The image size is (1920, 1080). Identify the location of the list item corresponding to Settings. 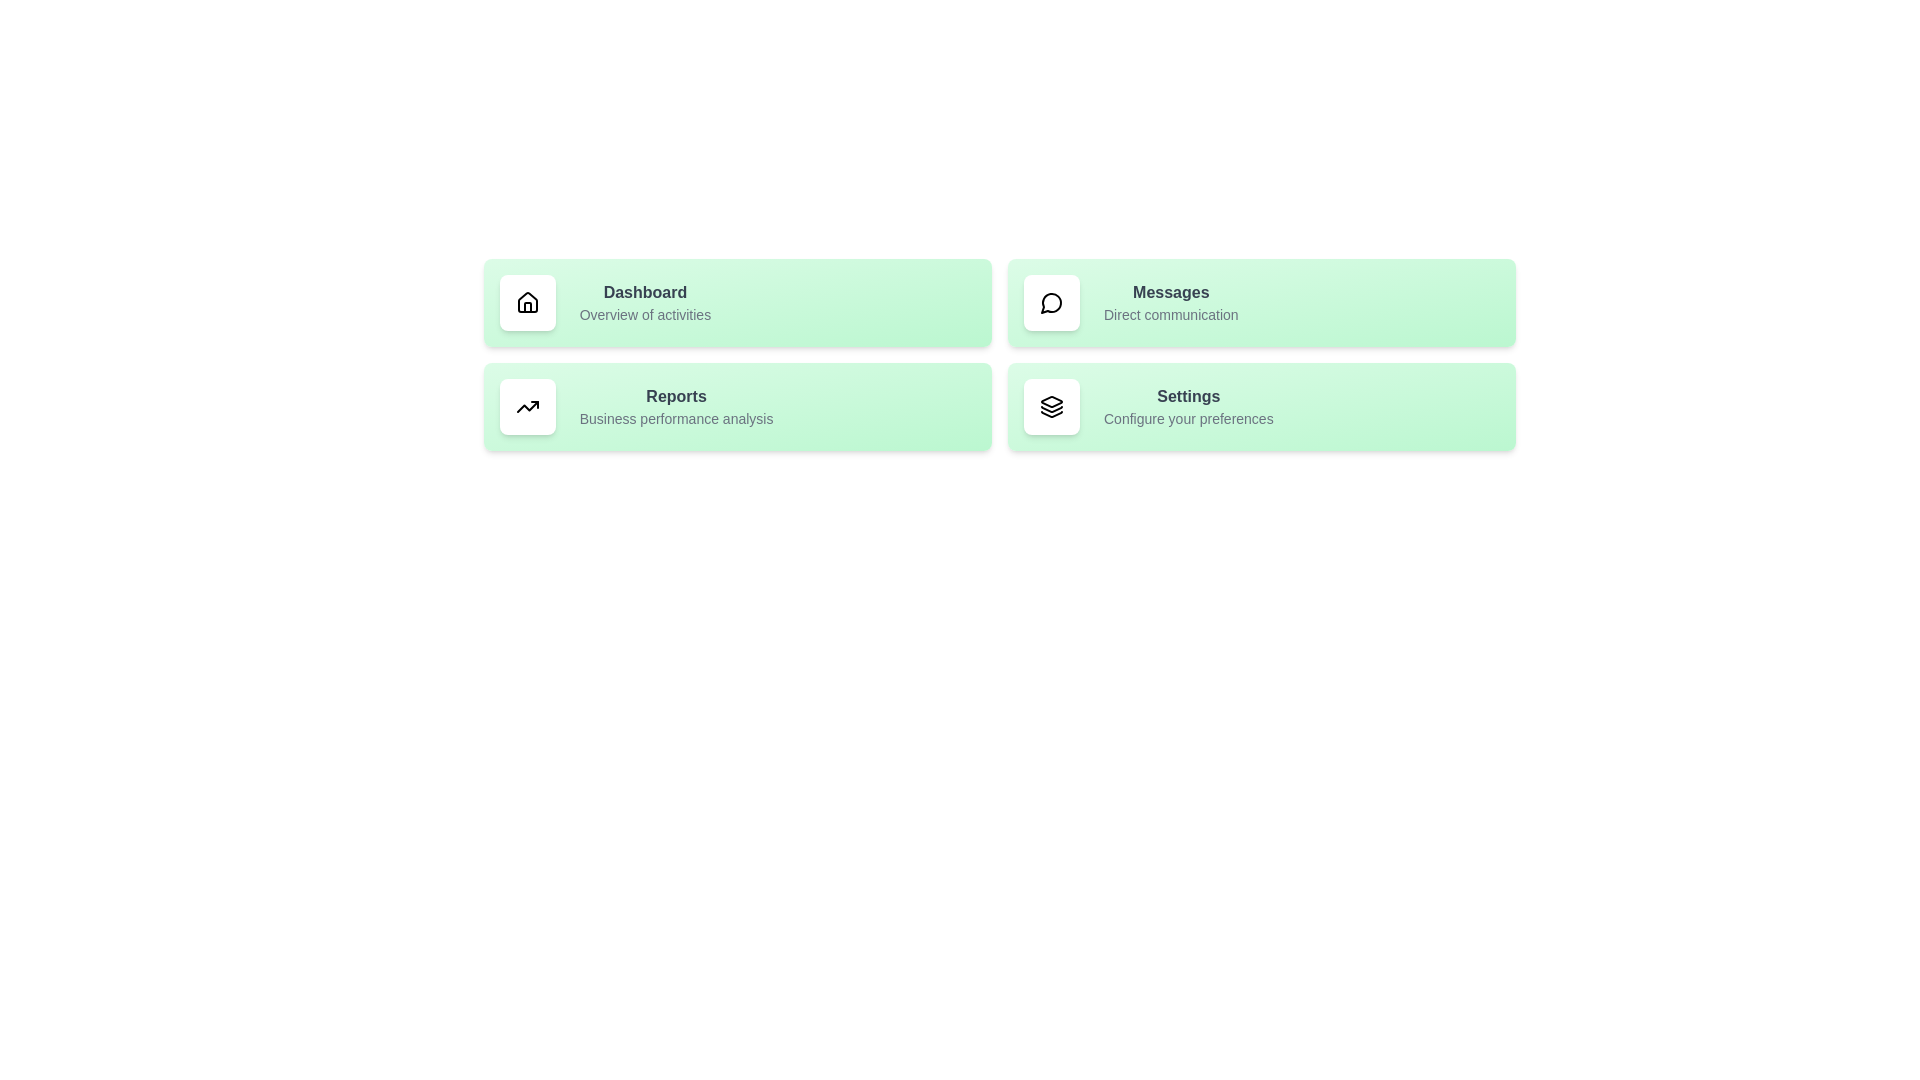
(1261, 406).